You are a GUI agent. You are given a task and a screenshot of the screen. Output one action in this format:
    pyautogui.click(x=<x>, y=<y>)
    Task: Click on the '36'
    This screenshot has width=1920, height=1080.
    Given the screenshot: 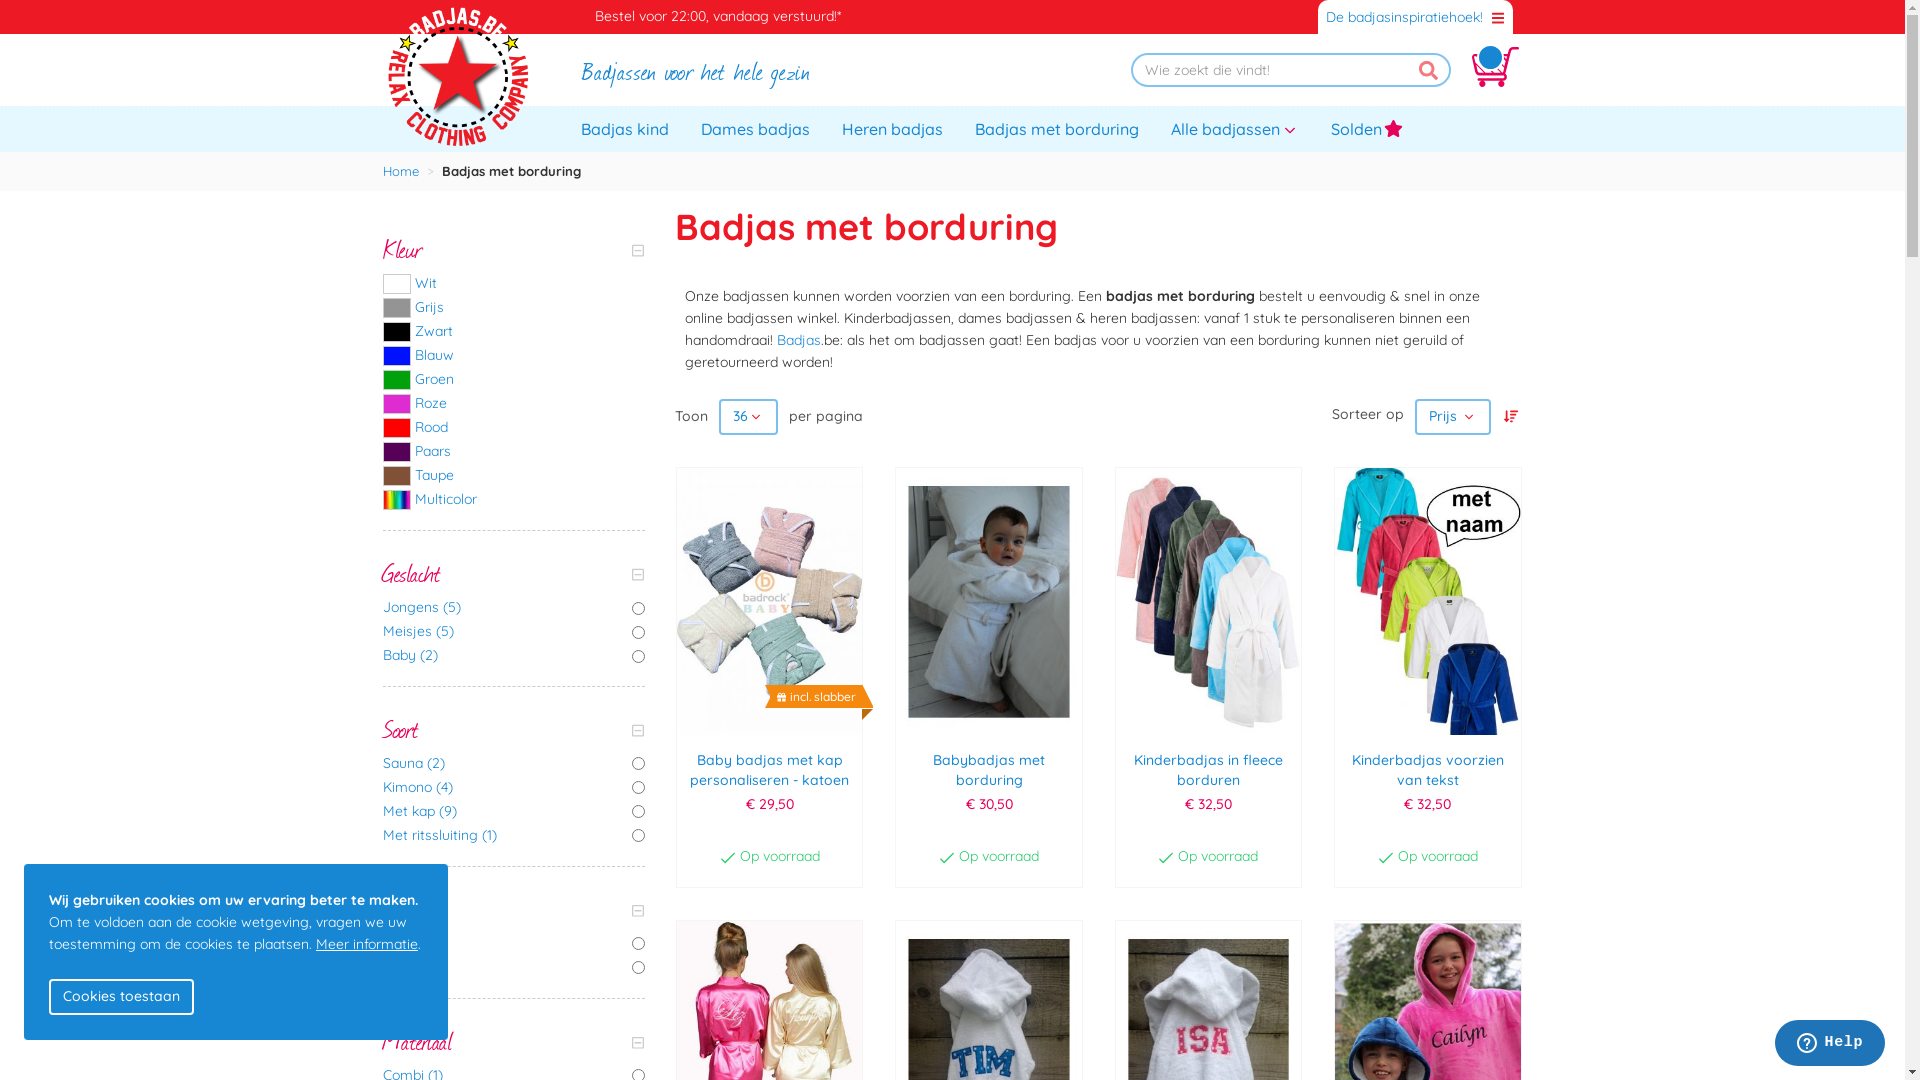 What is the action you would take?
    pyautogui.click(x=747, y=415)
    